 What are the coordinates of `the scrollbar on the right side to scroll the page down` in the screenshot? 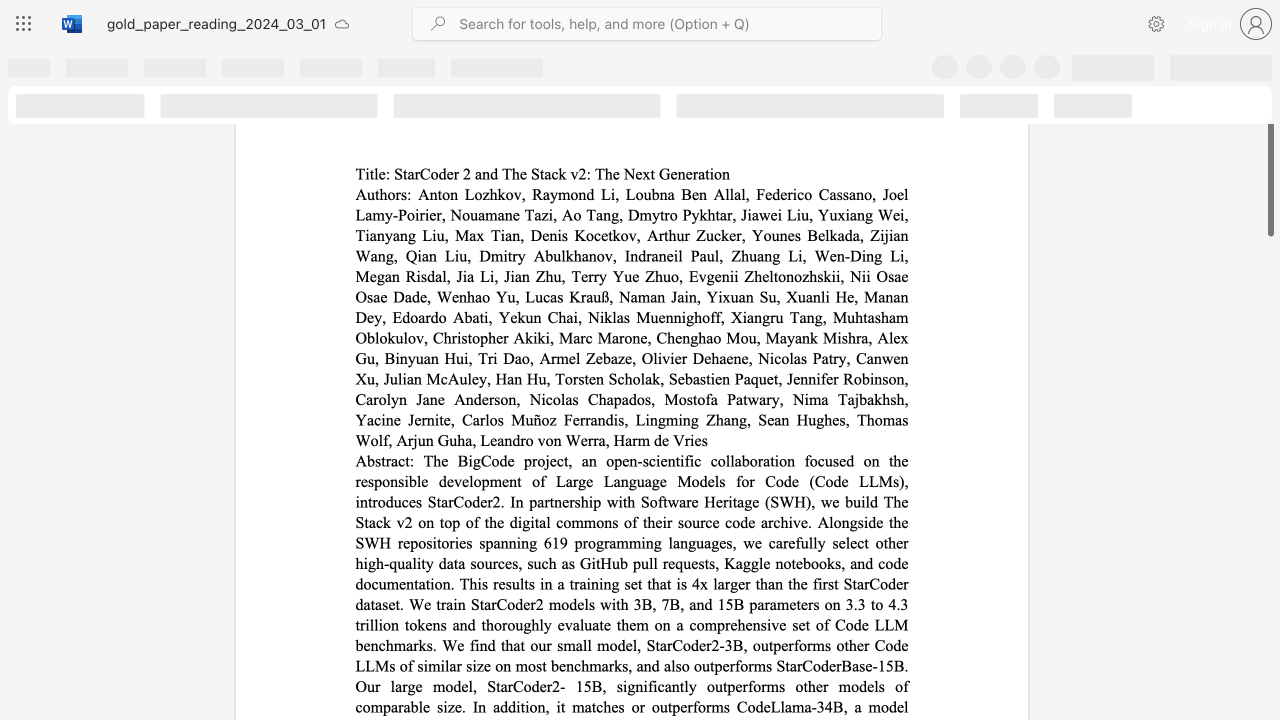 It's located at (1269, 518).